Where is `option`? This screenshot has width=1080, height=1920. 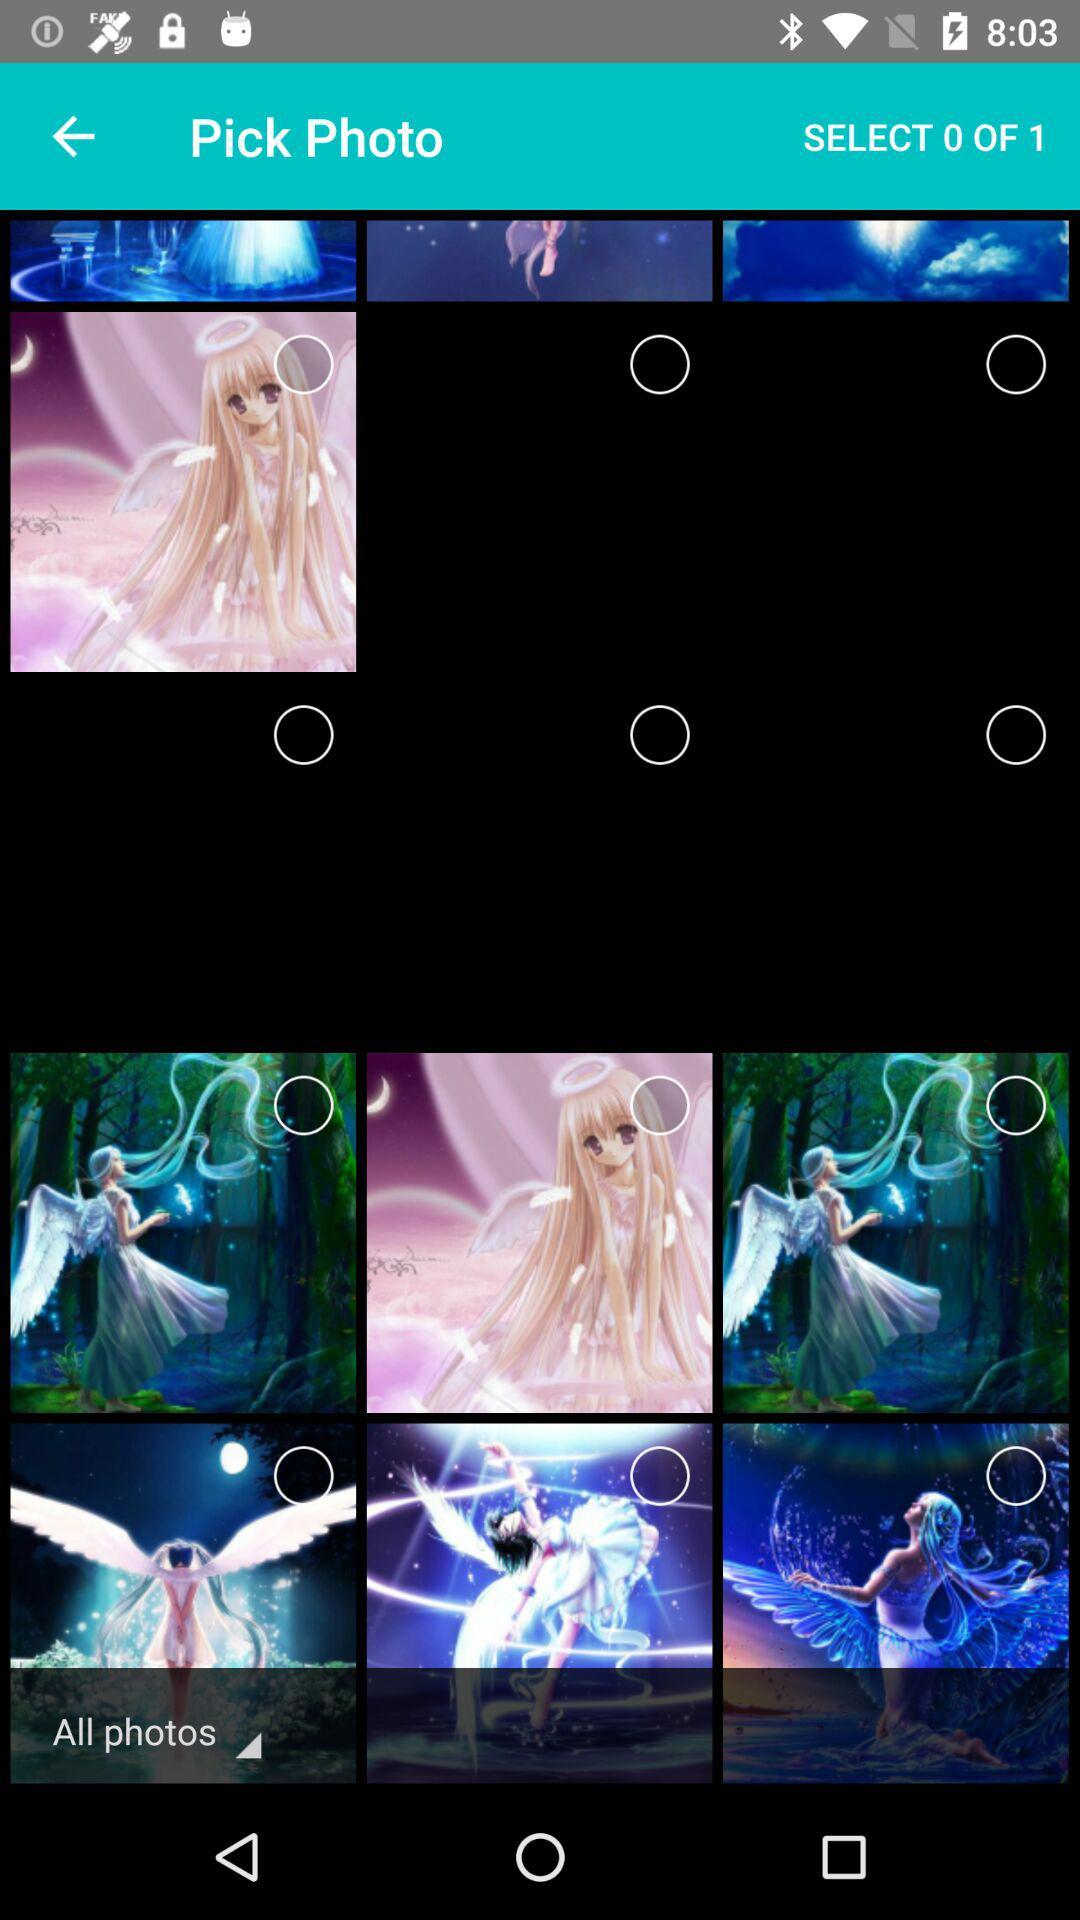
option is located at coordinates (303, 733).